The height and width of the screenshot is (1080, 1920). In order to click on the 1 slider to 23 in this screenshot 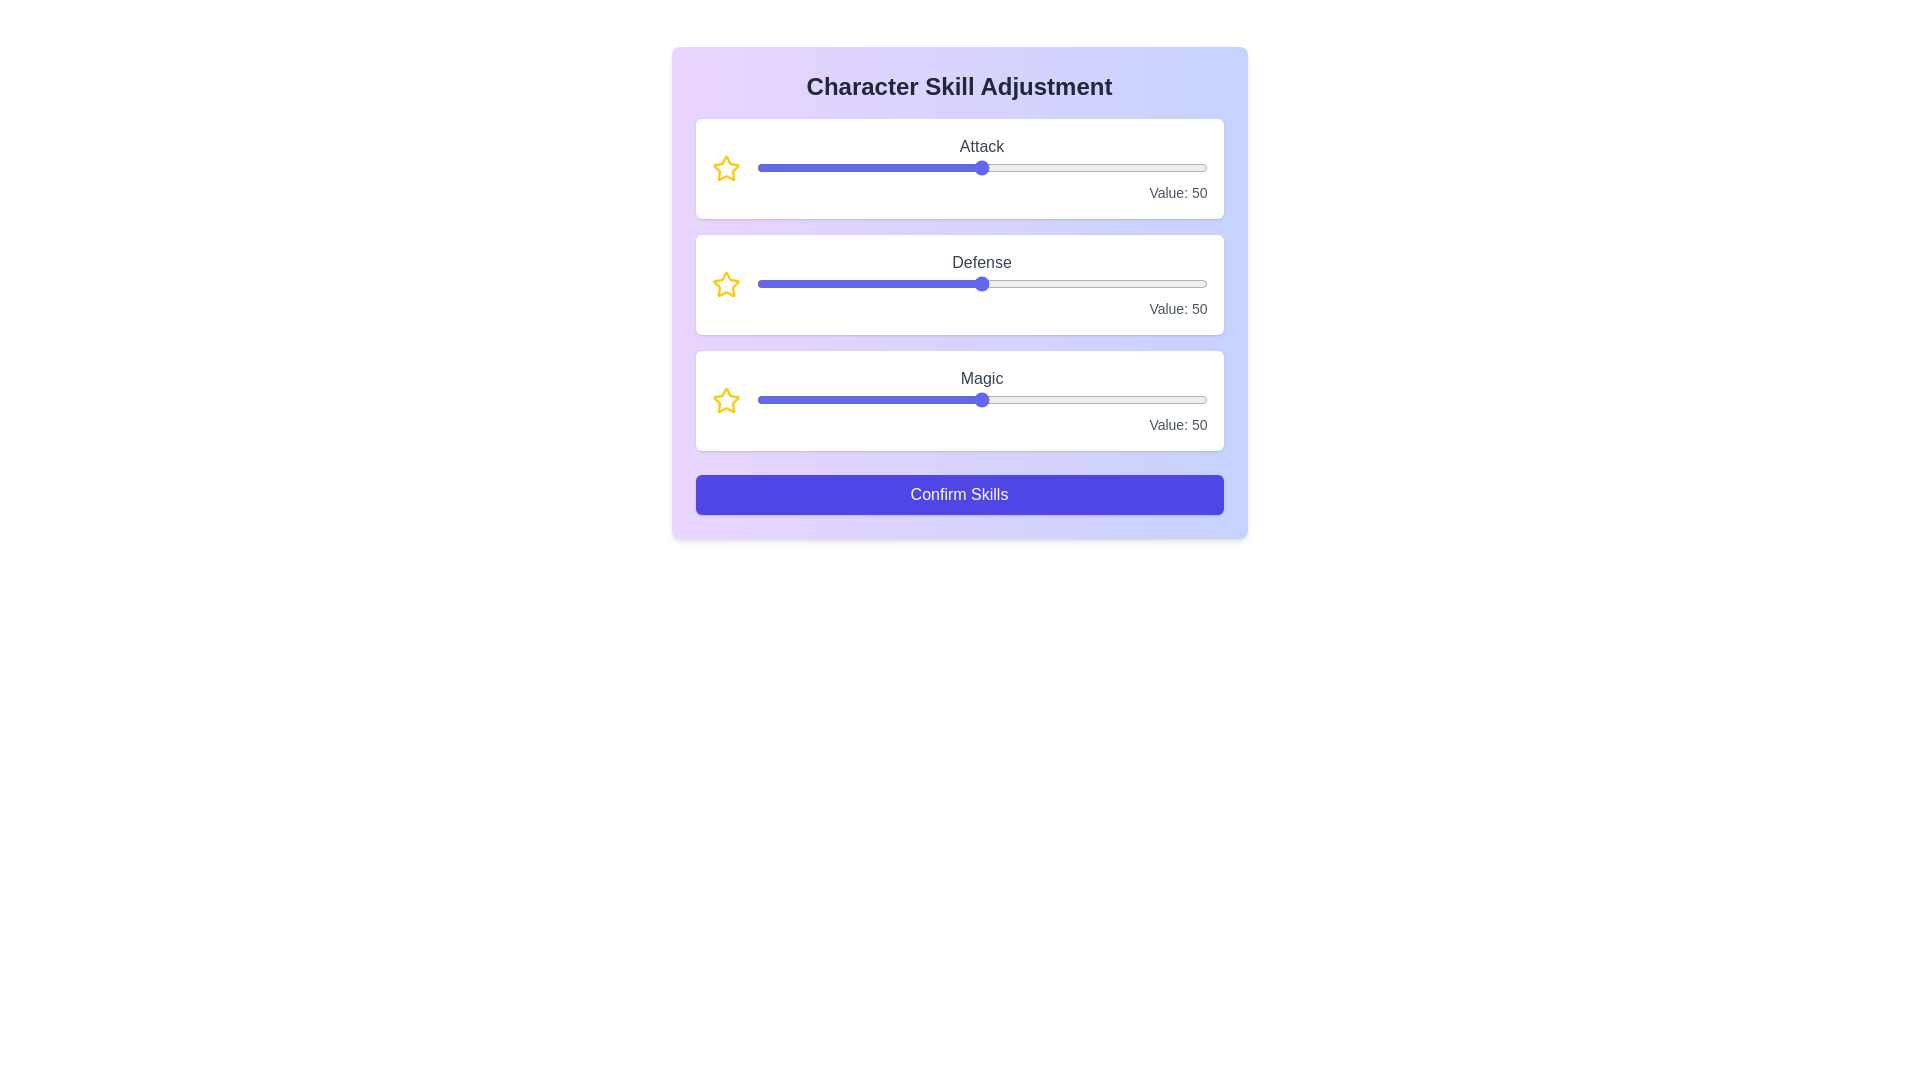, I will do `click(1033, 284)`.